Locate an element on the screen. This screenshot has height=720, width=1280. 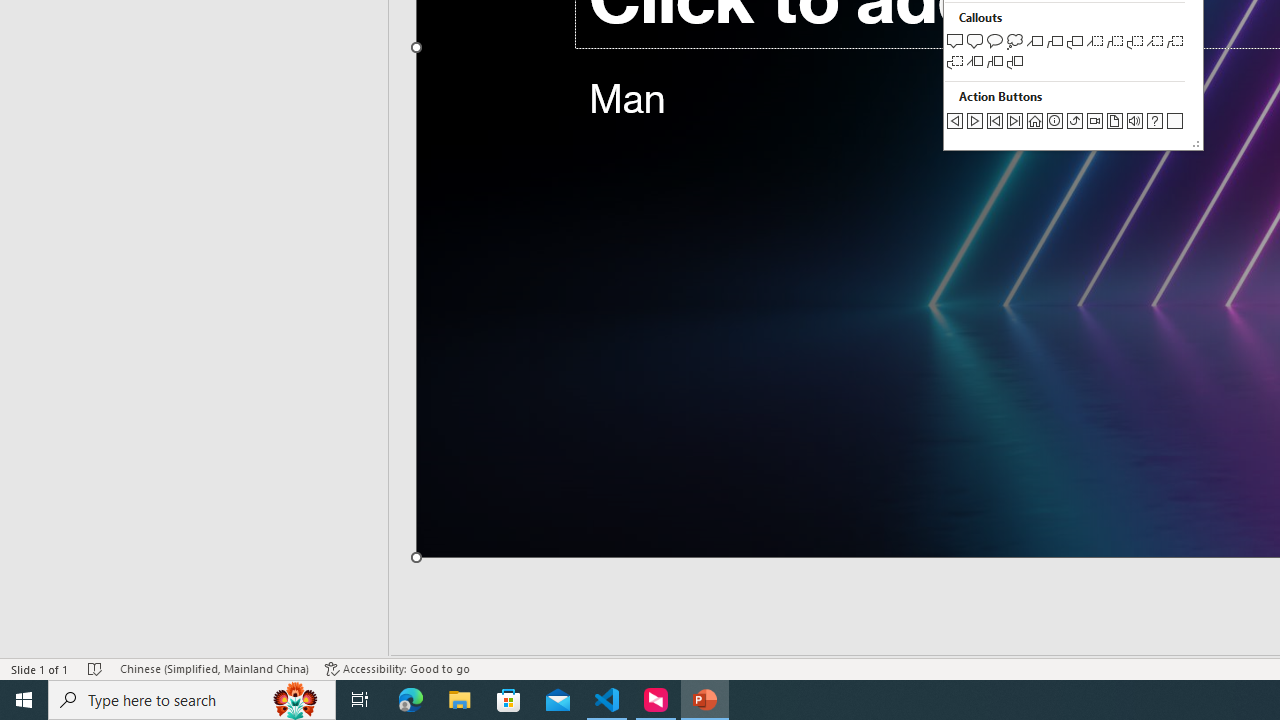
'Accessibility Checker Accessibility: Good to go' is located at coordinates (397, 669).